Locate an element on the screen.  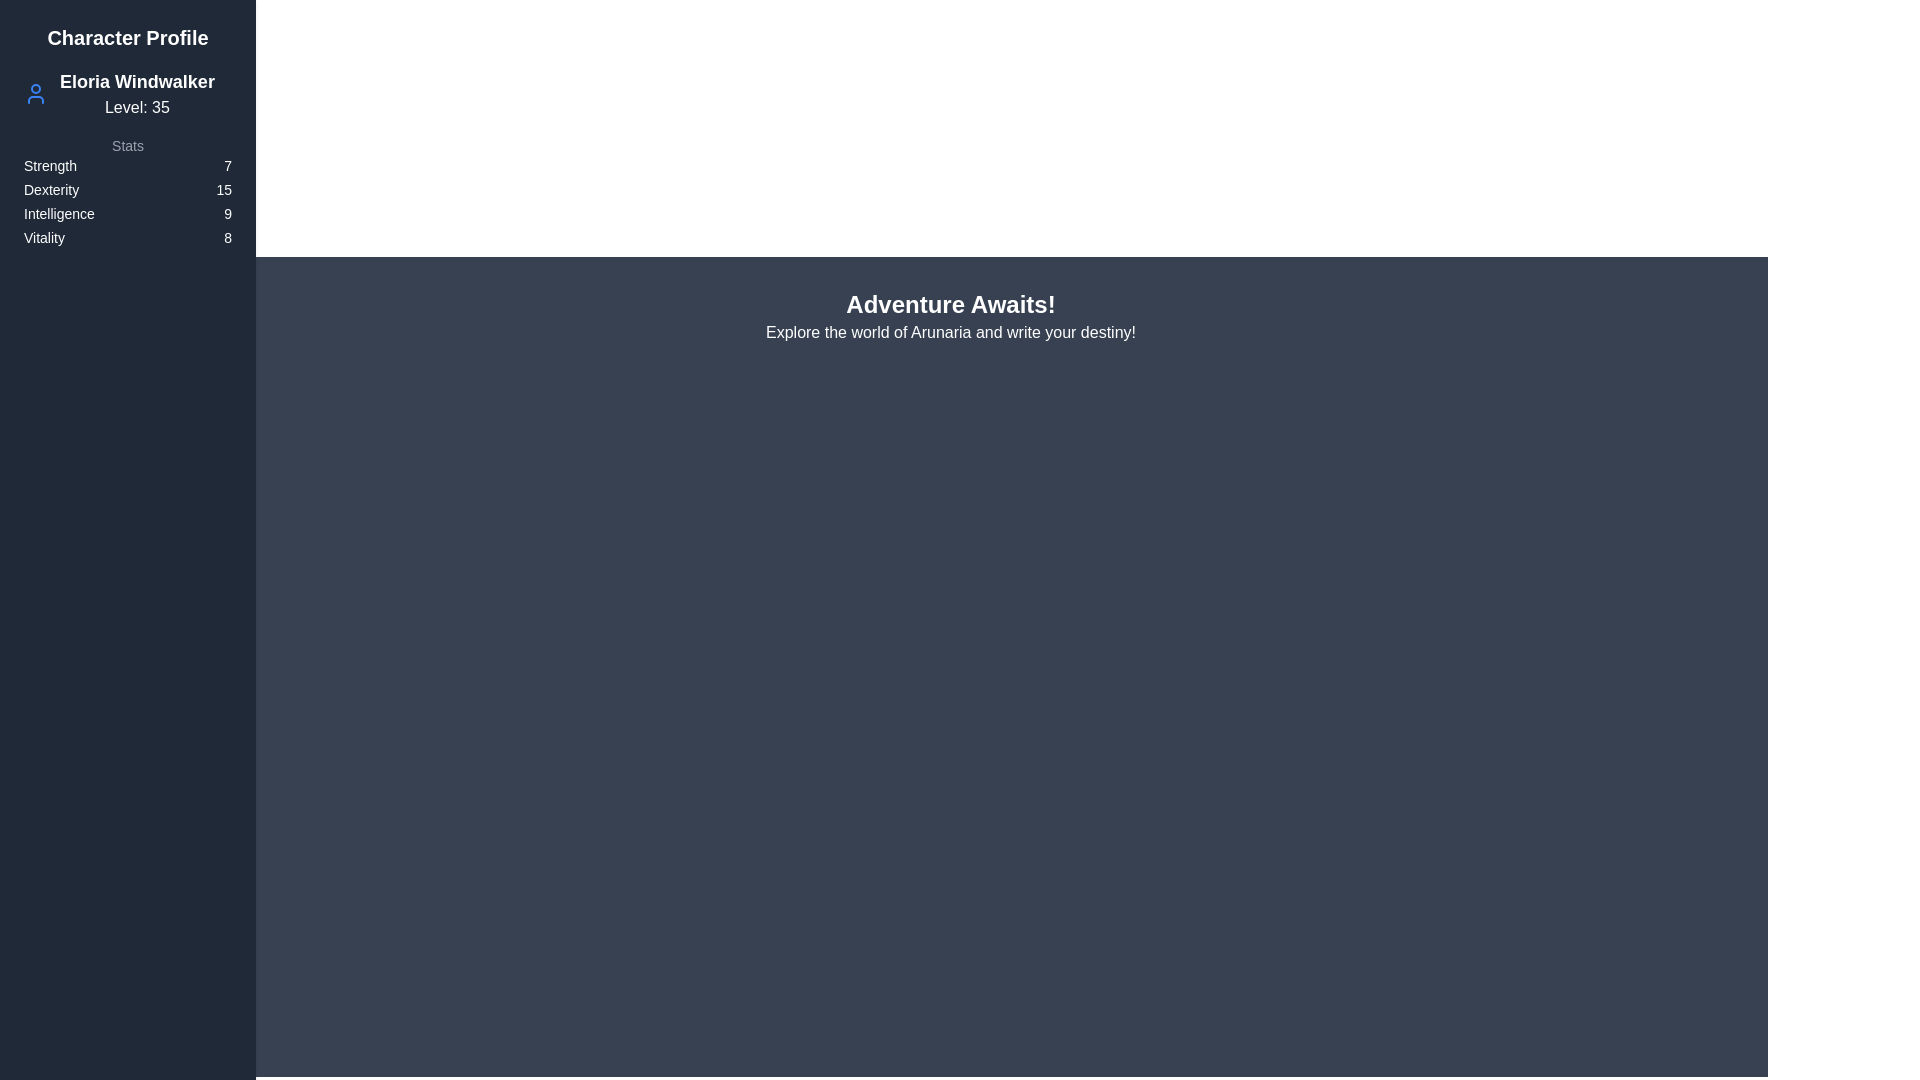
the character profile section to view detailed stats is located at coordinates (127, 135).